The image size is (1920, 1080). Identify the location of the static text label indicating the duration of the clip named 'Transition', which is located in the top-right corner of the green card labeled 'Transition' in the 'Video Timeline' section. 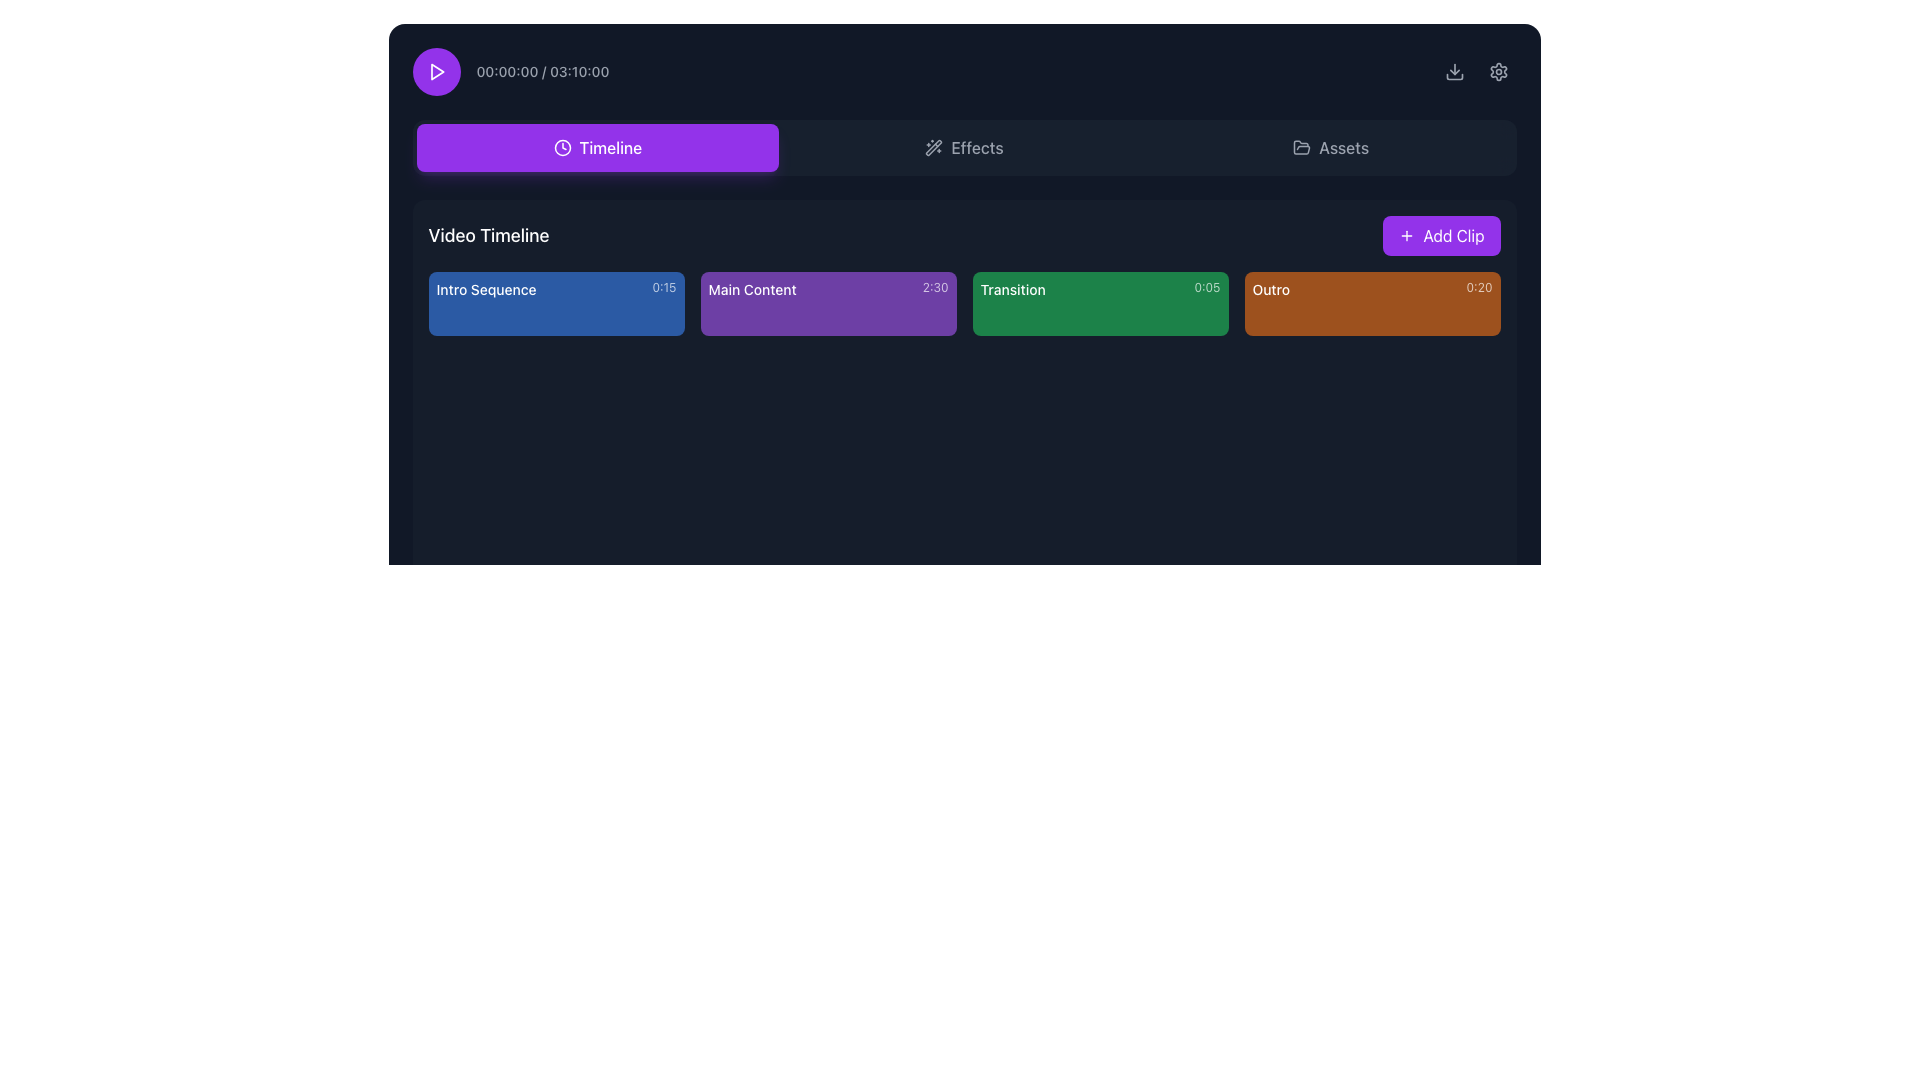
(1206, 288).